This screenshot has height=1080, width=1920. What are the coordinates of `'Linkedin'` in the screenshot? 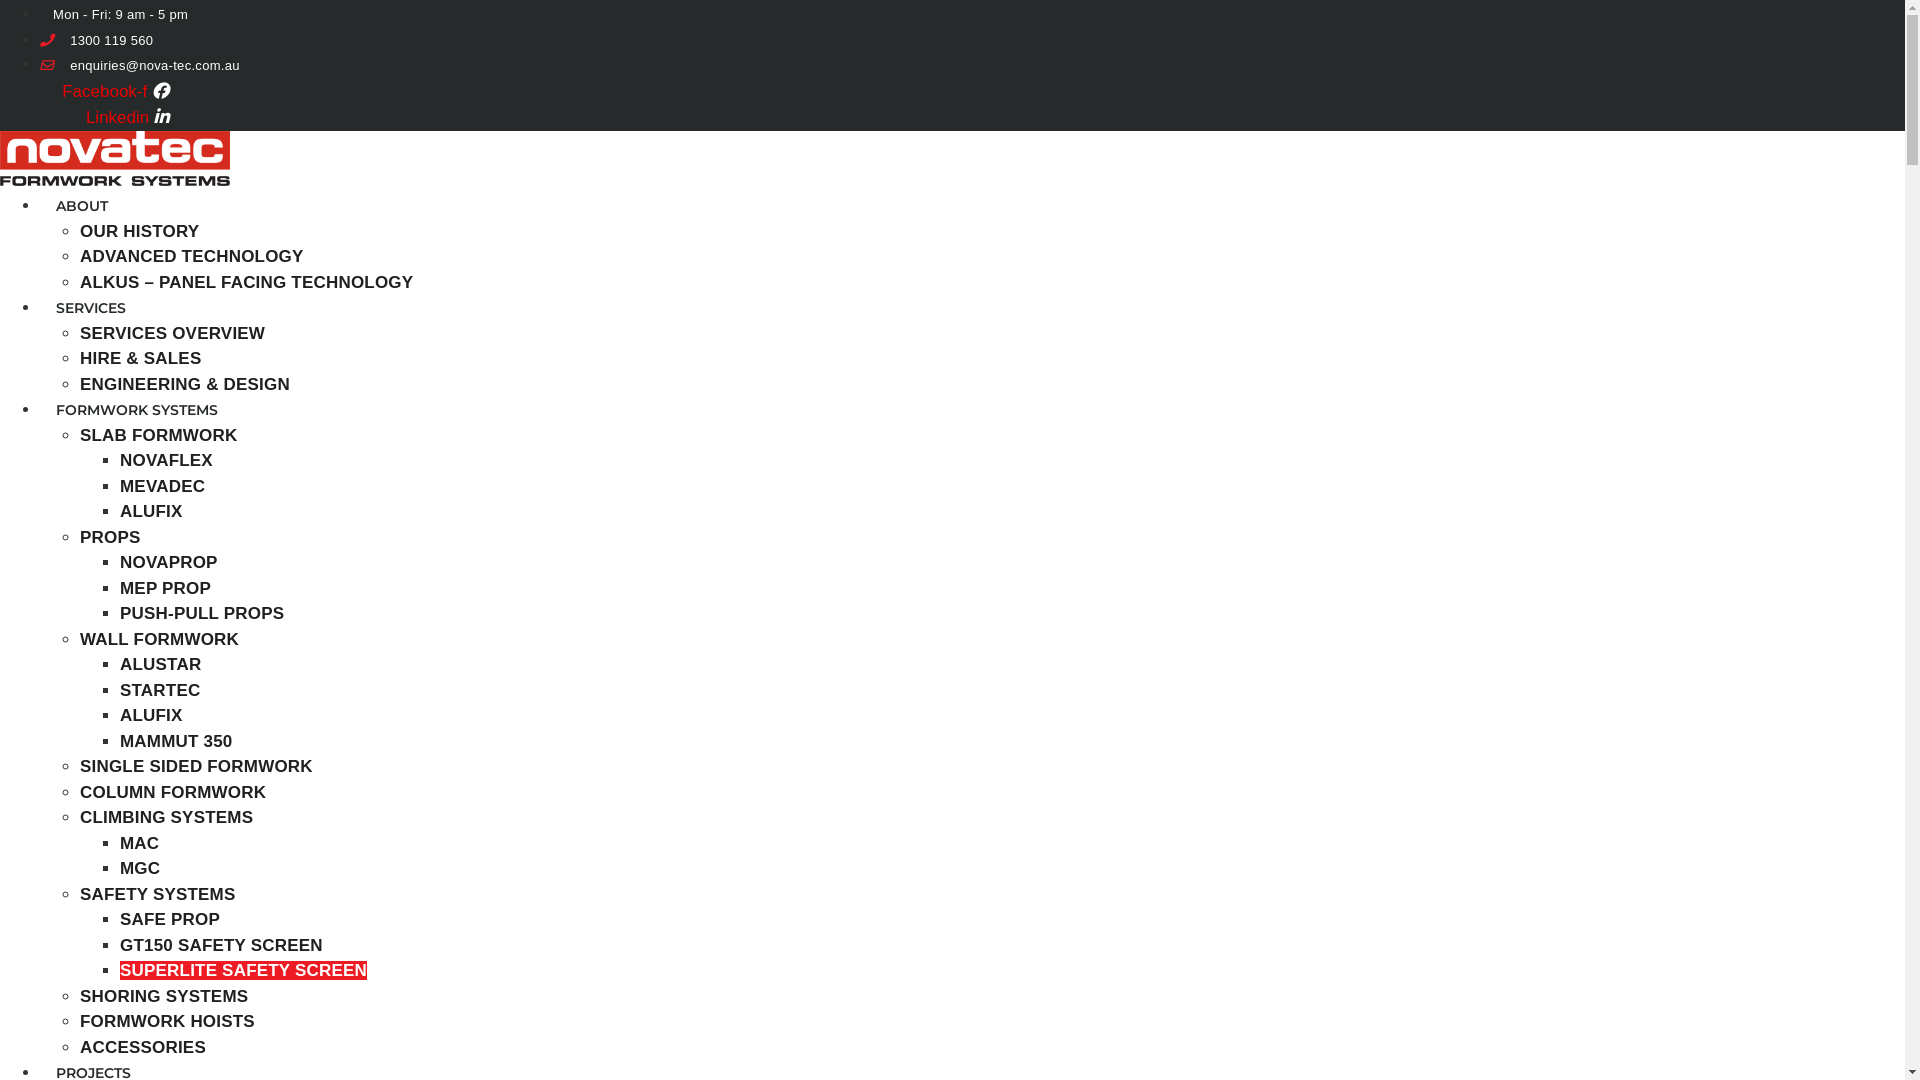 It's located at (126, 117).